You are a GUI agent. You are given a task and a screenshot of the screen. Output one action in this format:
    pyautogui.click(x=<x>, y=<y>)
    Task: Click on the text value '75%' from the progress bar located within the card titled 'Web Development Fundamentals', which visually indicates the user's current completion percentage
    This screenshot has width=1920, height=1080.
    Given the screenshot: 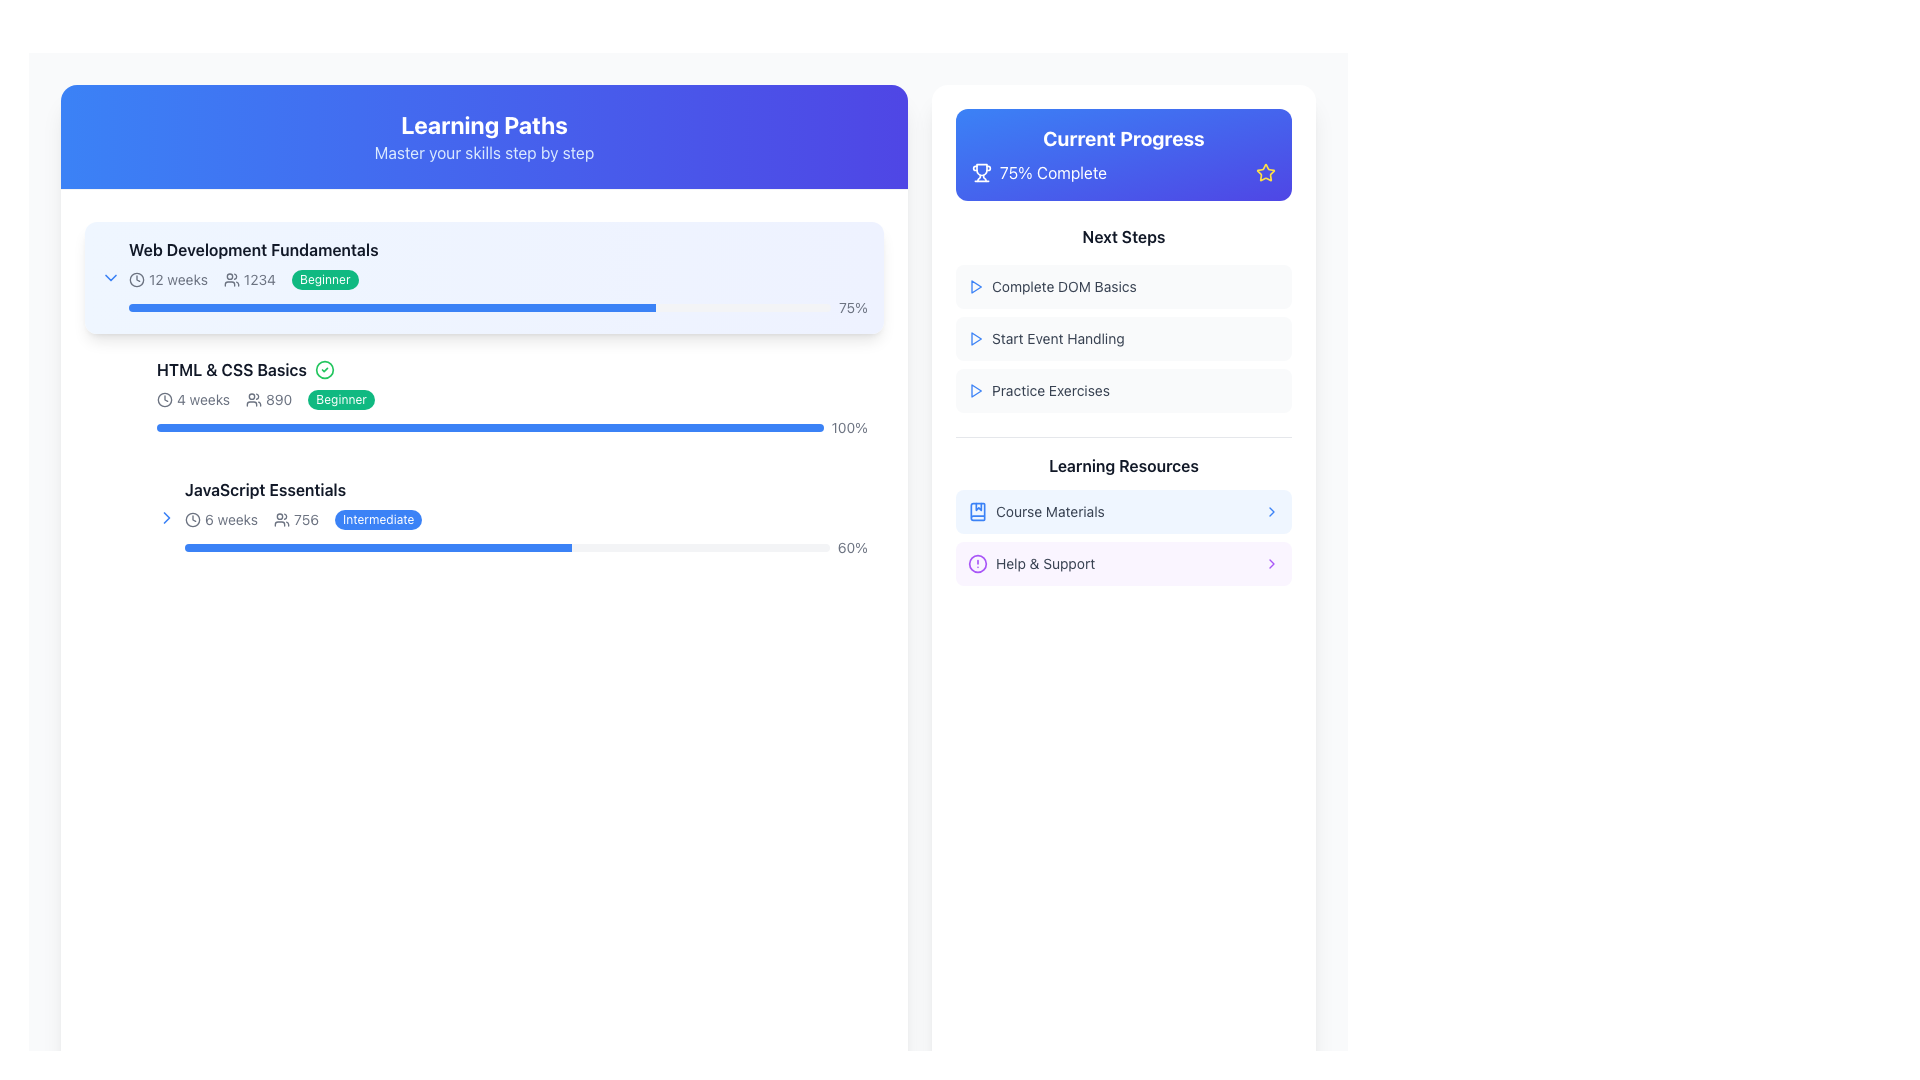 What is the action you would take?
    pyautogui.click(x=498, y=308)
    